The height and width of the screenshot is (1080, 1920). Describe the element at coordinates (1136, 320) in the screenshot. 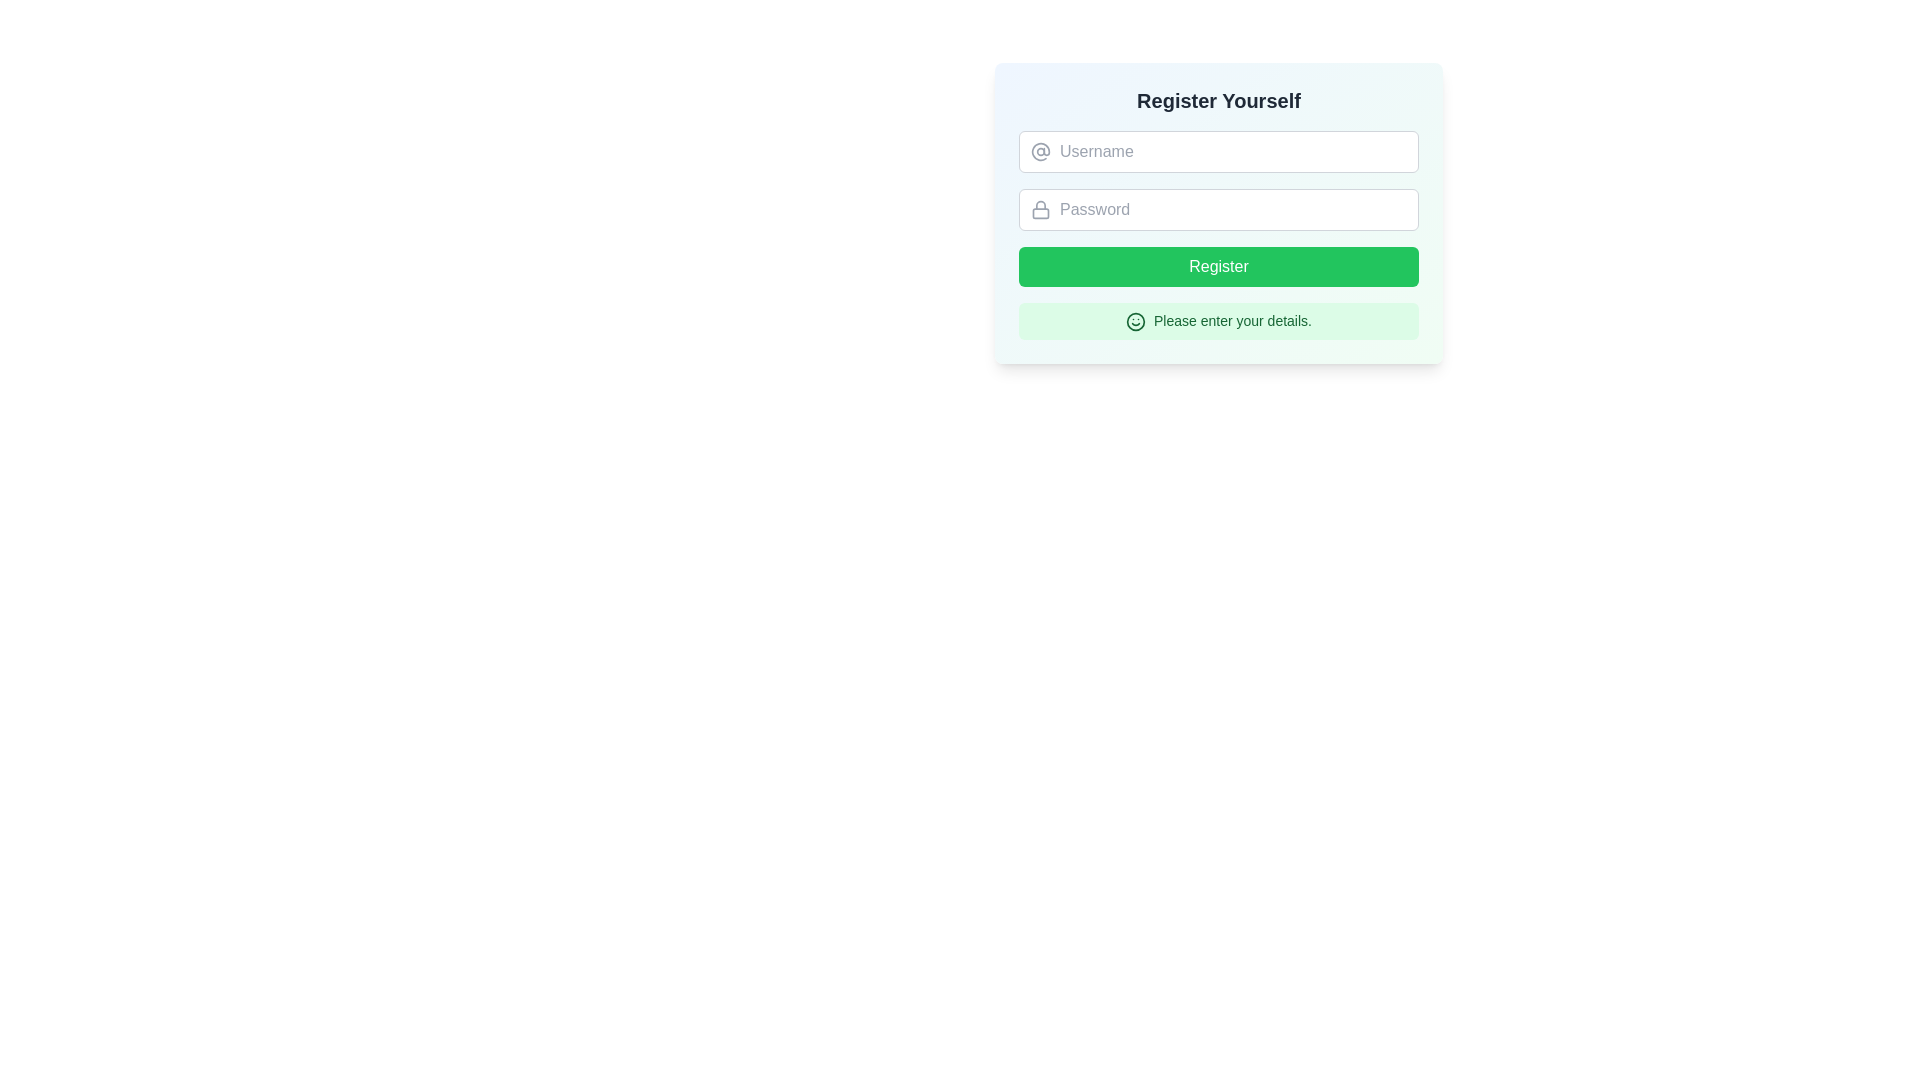

I see `the smiley icon graphic, which is styled in a circular shape with two small dots for eyes and a curved line for a smile, located next to the text 'Please enter your details.' in a light green notification area` at that location.